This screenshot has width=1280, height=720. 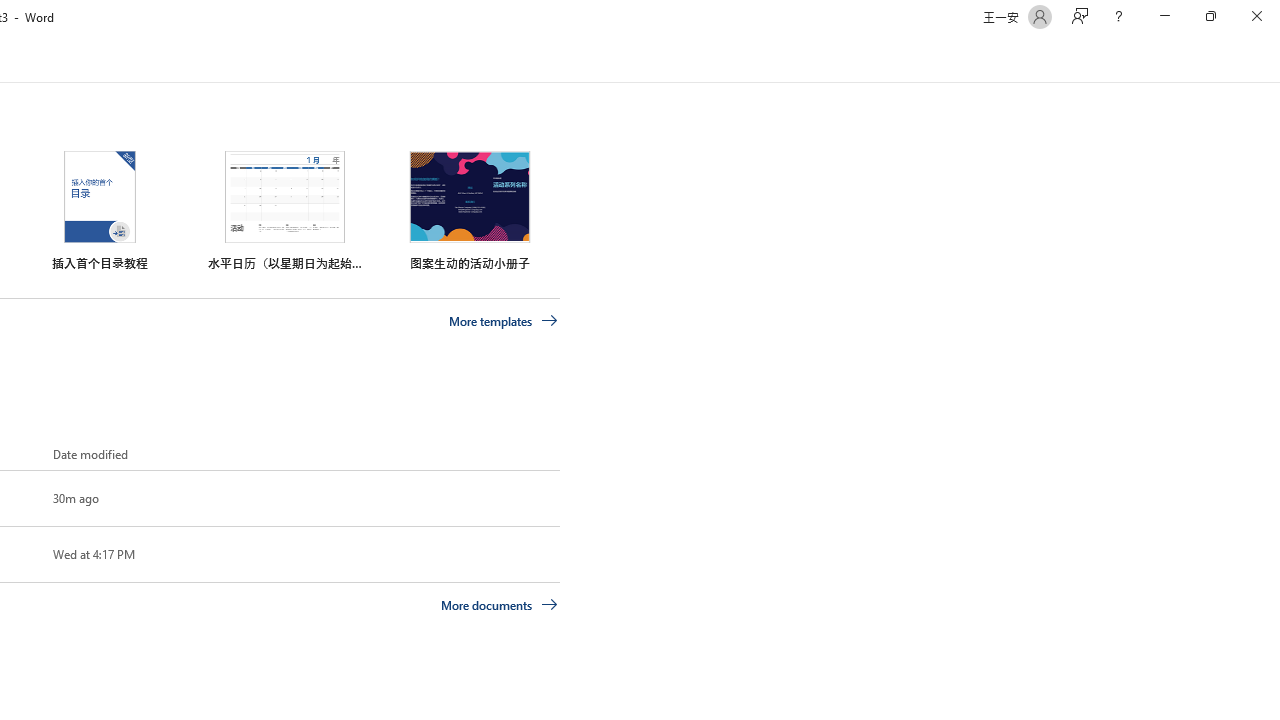 What do you see at coordinates (1117, 16) in the screenshot?
I see `'Help'` at bounding box center [1117, 16].